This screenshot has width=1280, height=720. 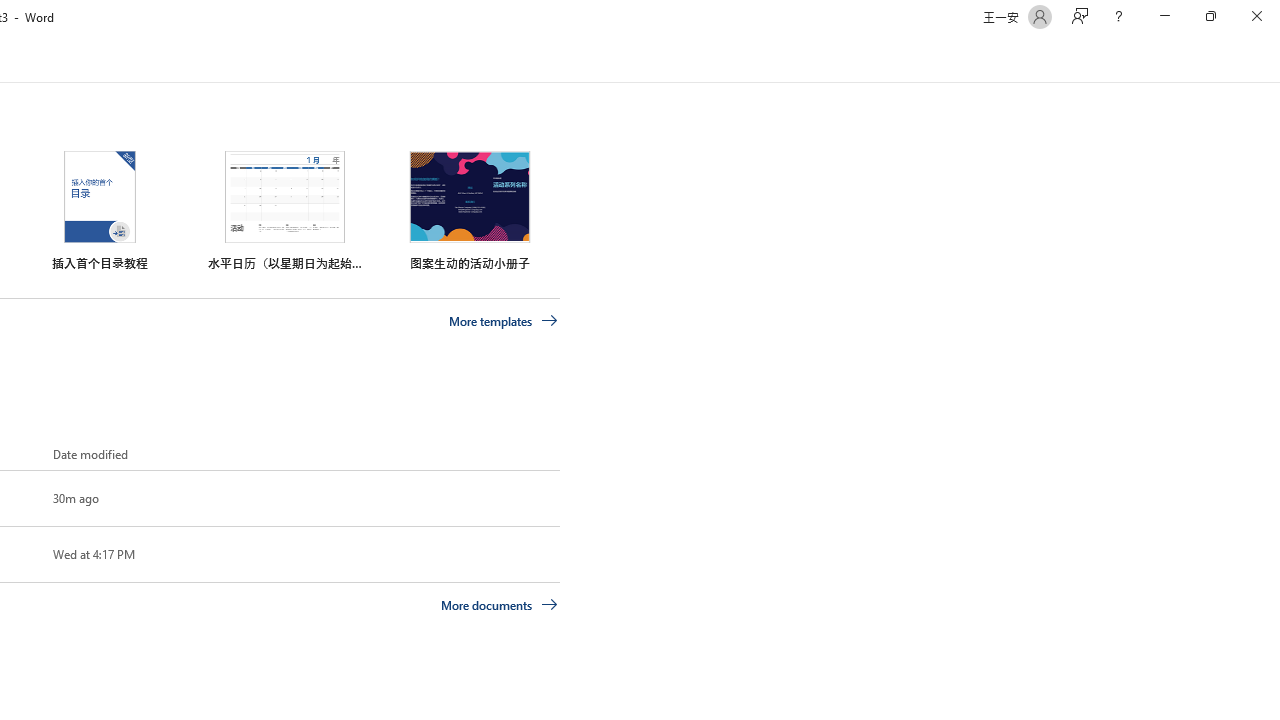 What do you see at coordinates (1117, 16) in the screenshot?
I see `'Help'` at bounding box center [1117, 16].